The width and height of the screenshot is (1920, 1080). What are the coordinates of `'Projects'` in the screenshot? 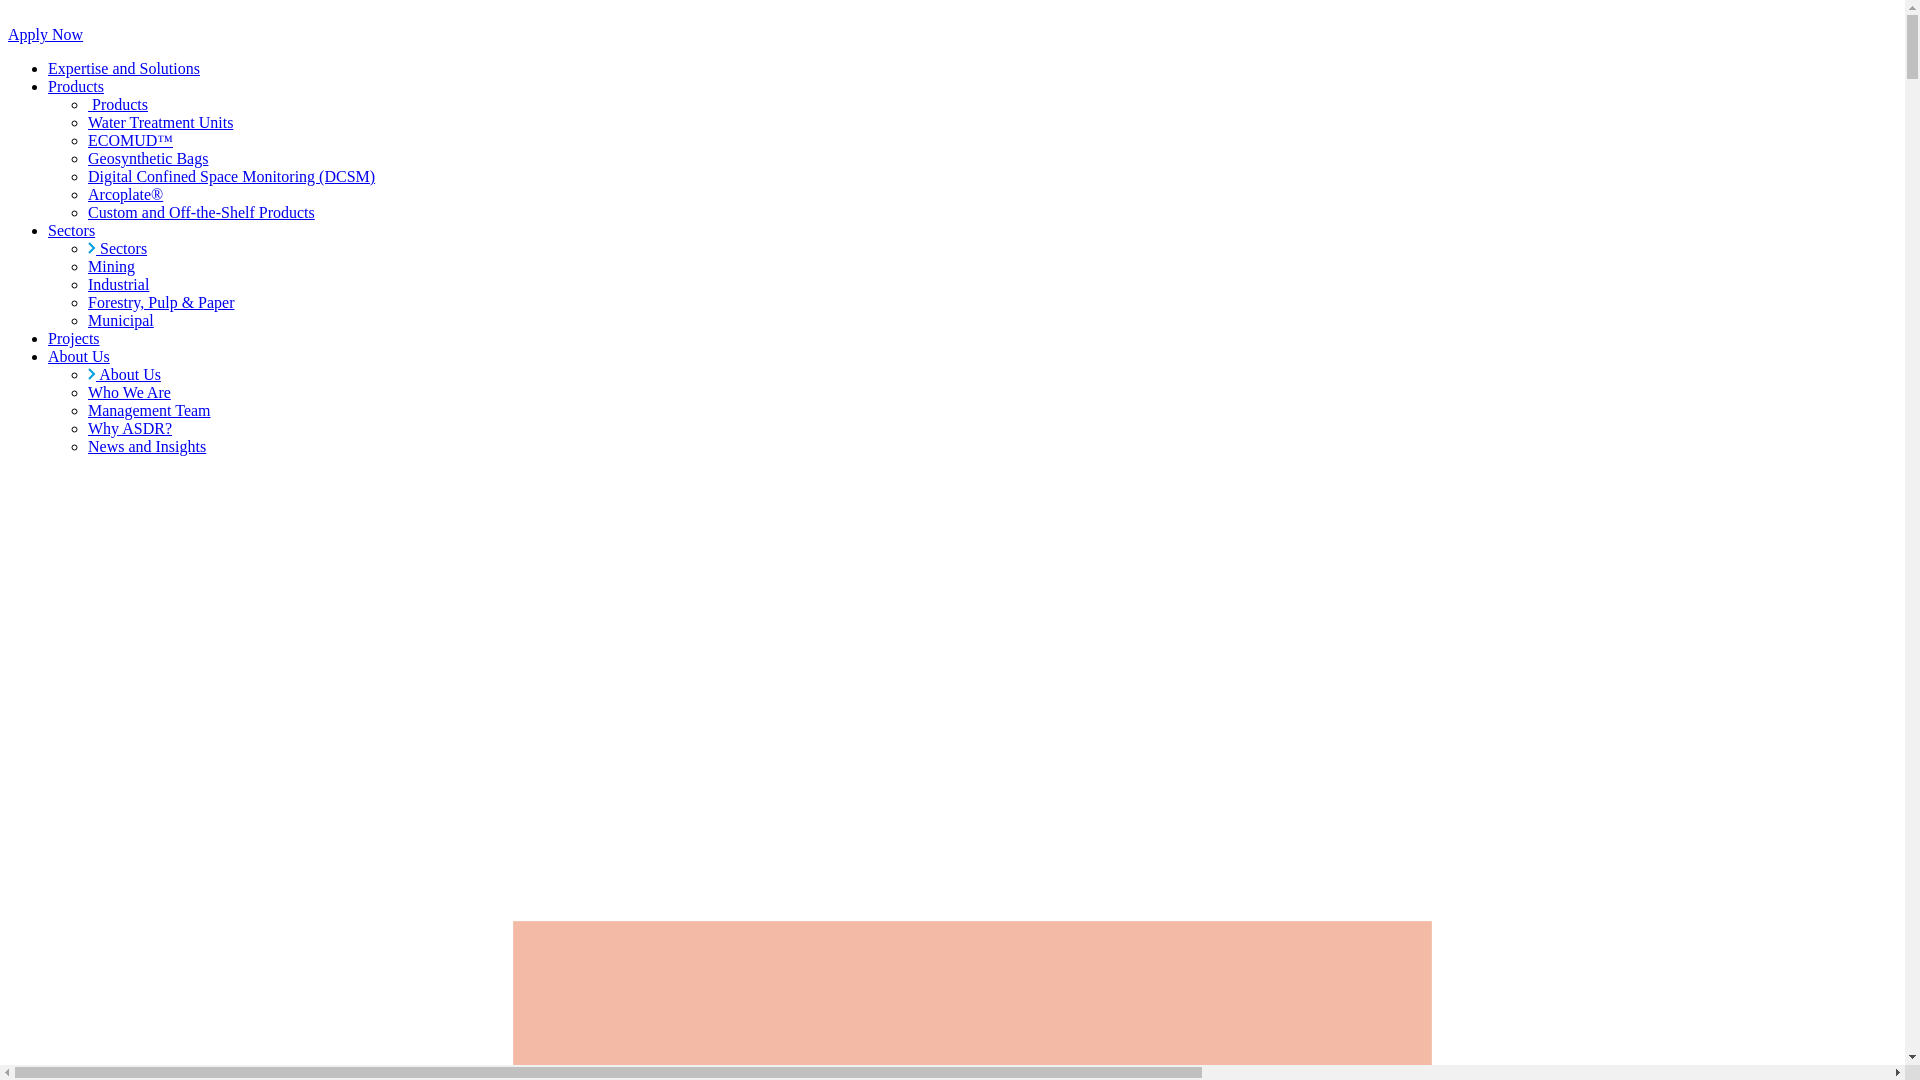 It's located at (73, 337).